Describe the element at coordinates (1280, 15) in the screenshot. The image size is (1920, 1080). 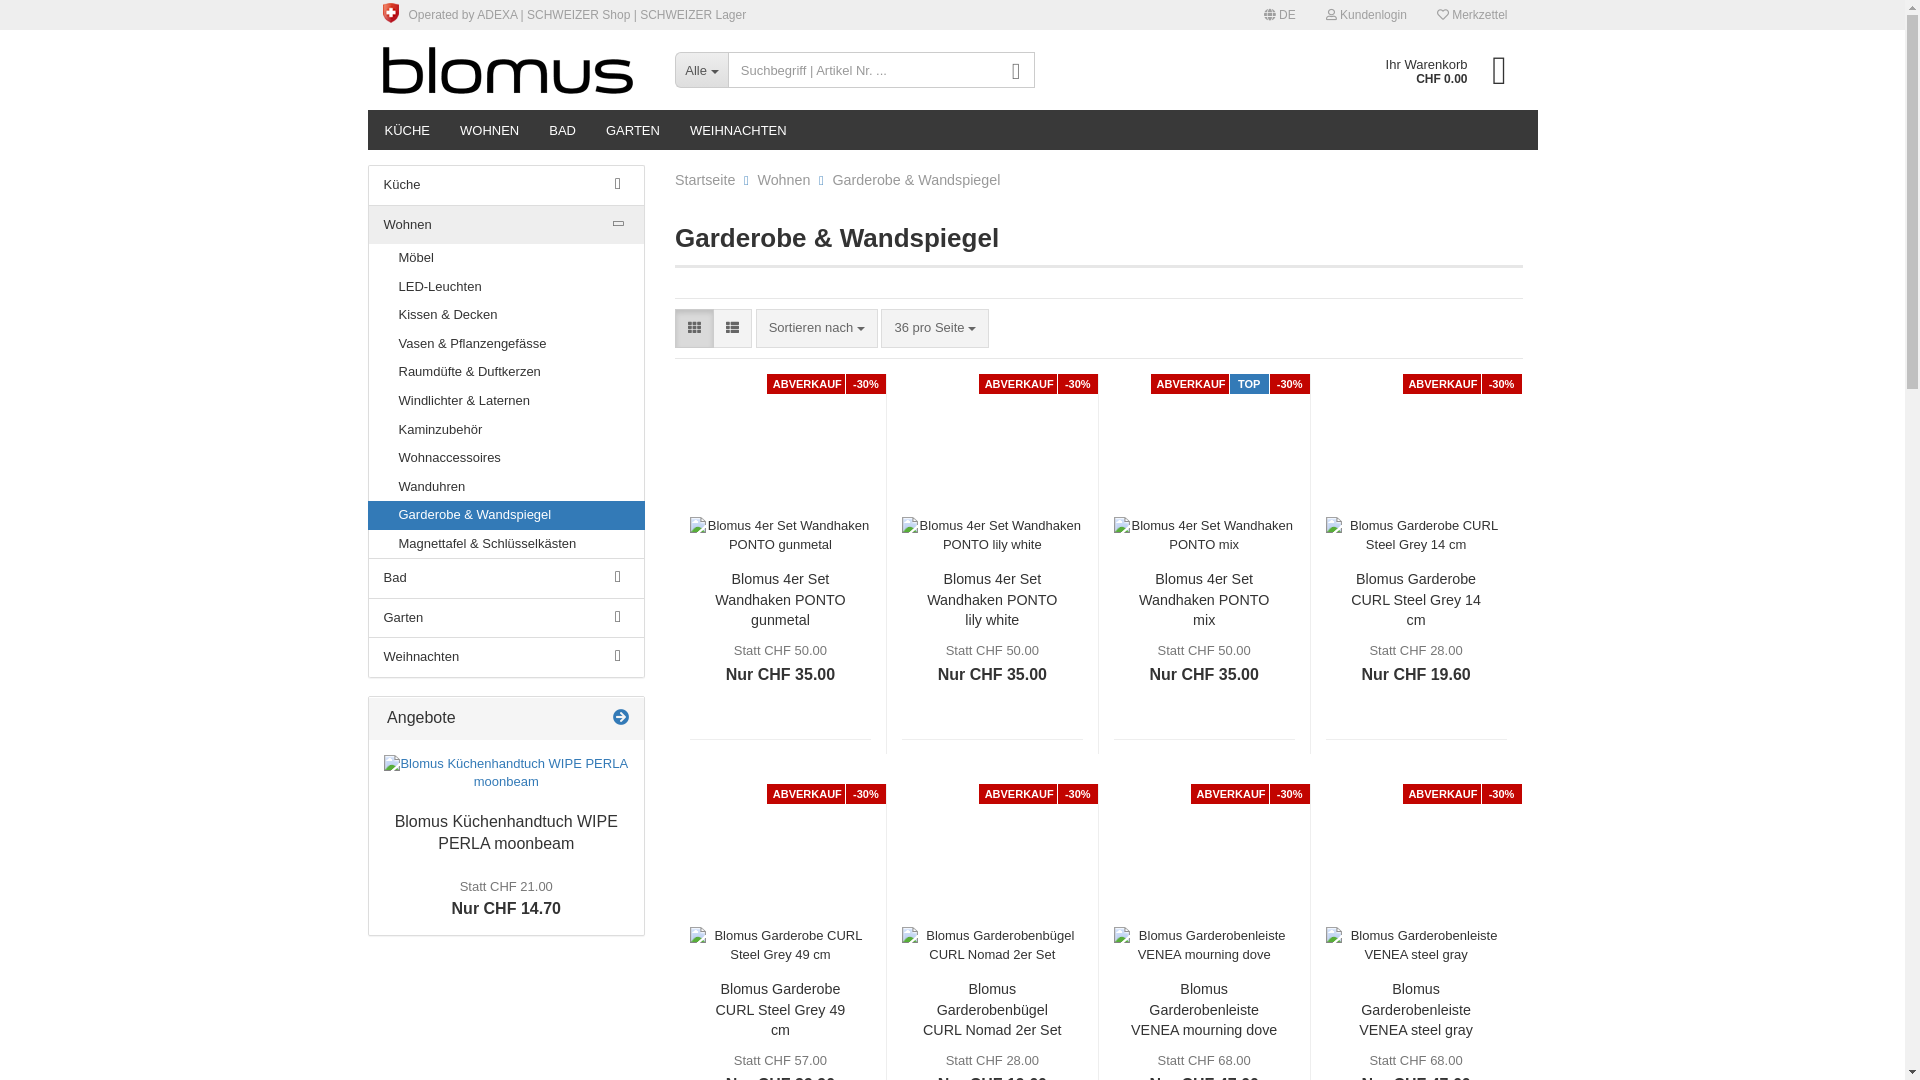
I see `'DE'` at that location.